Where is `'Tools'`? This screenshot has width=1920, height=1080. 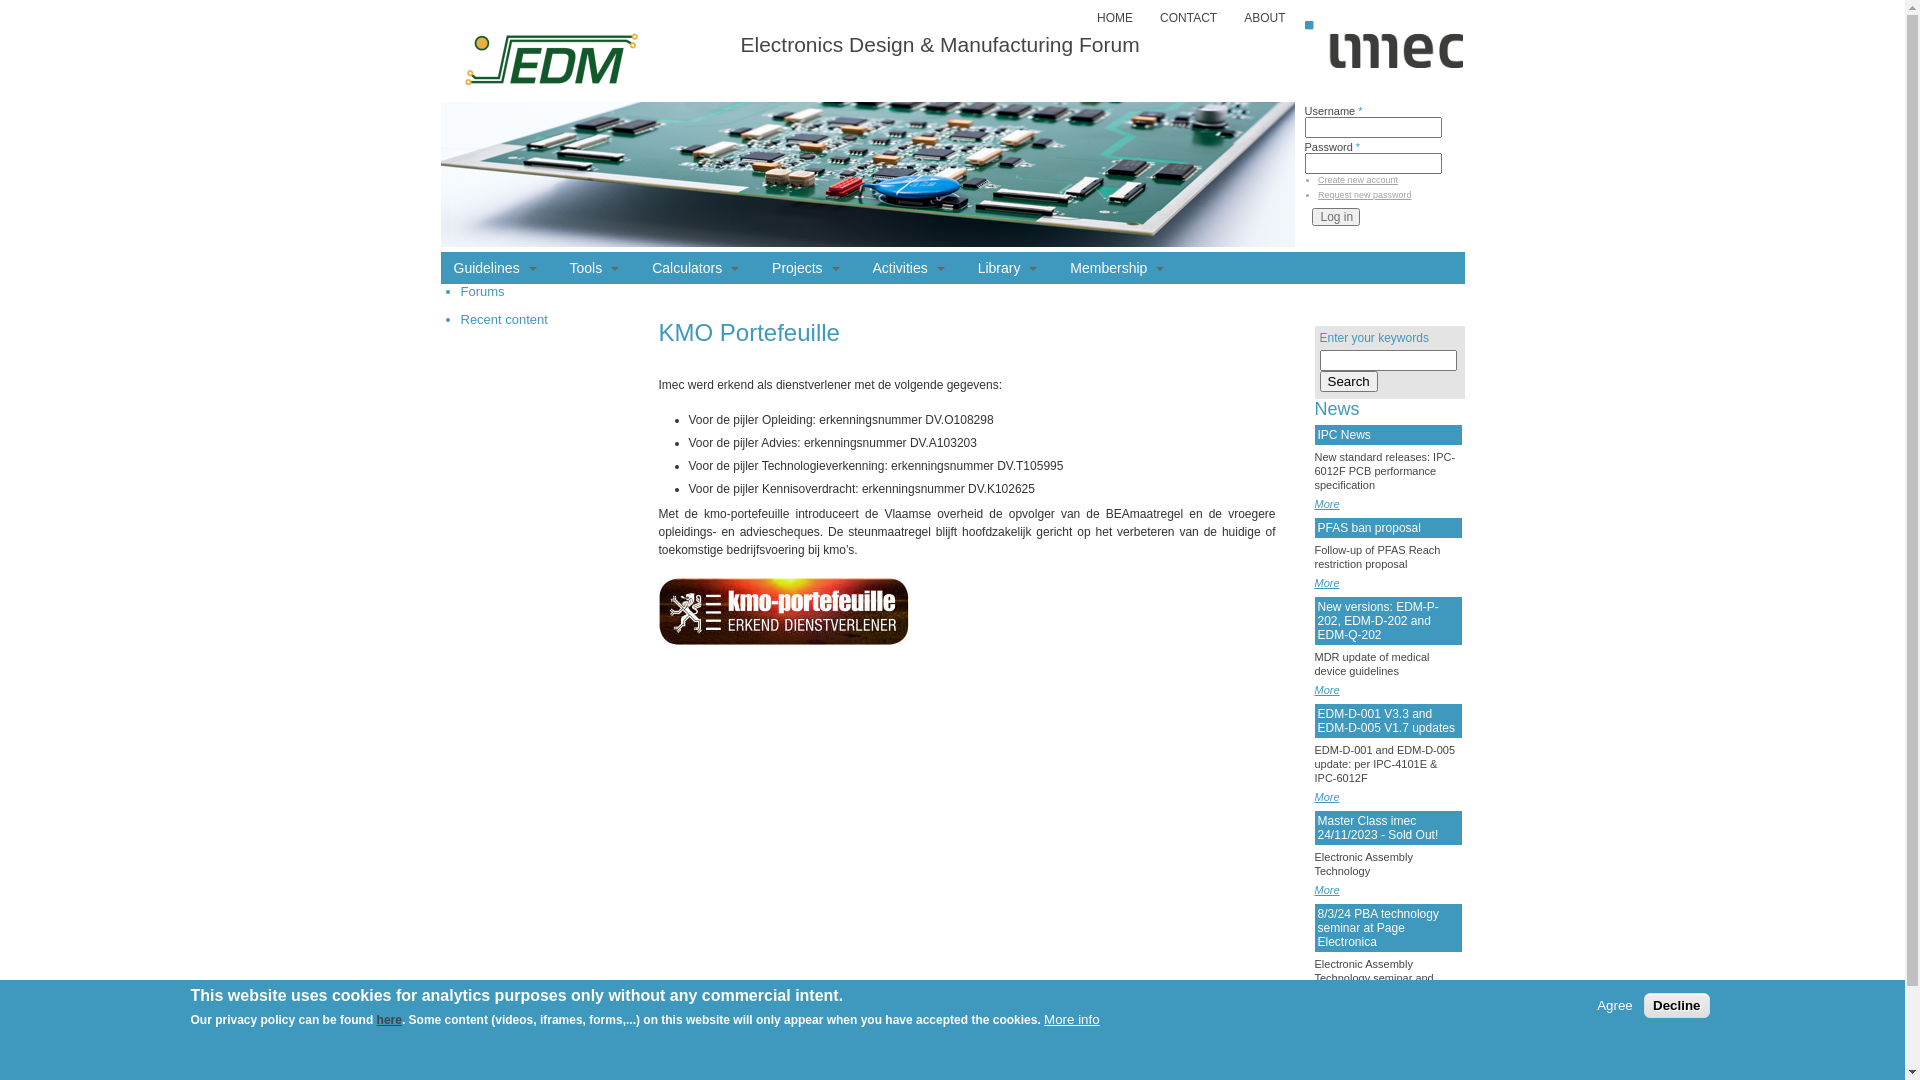 'Tools' is located at coordinates (594, 266).